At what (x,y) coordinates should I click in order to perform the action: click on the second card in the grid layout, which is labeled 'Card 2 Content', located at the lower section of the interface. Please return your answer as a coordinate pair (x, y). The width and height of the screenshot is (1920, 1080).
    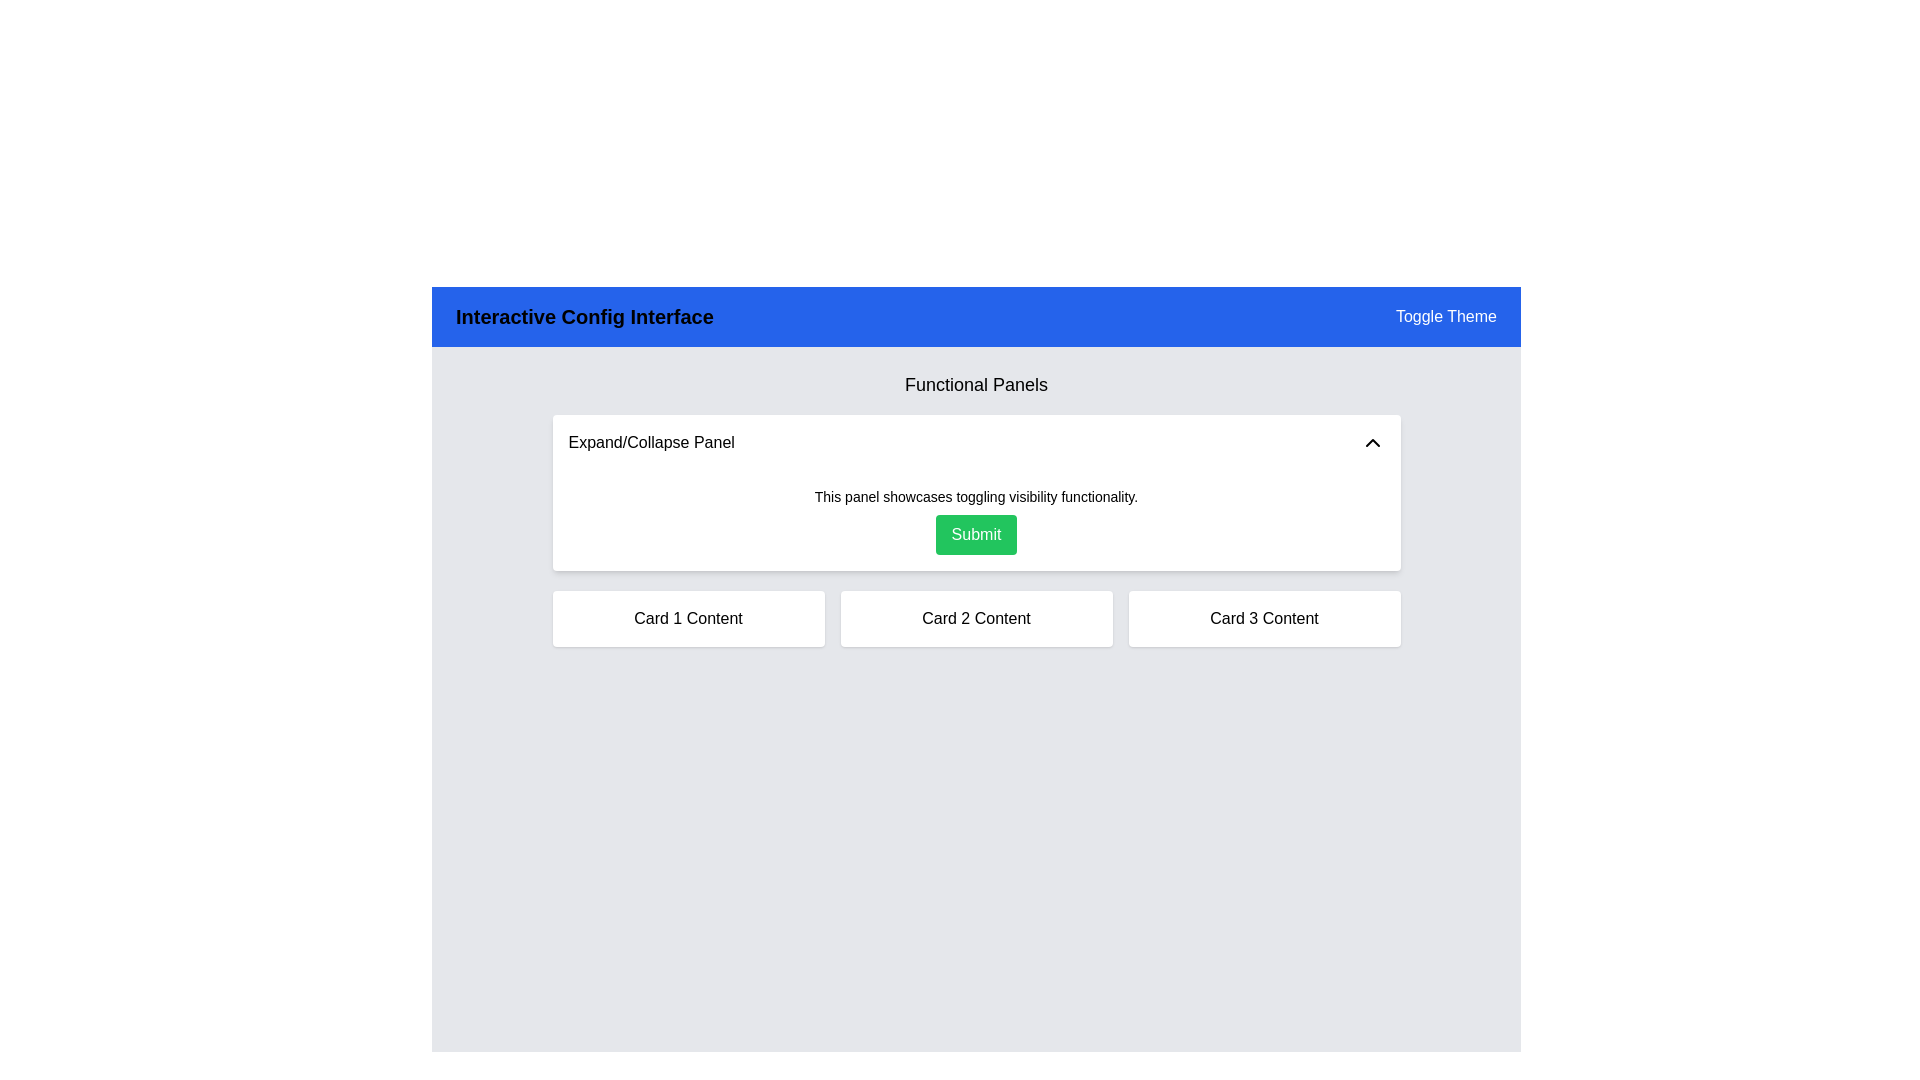
    Looking at the image, I should click on (976, 617).